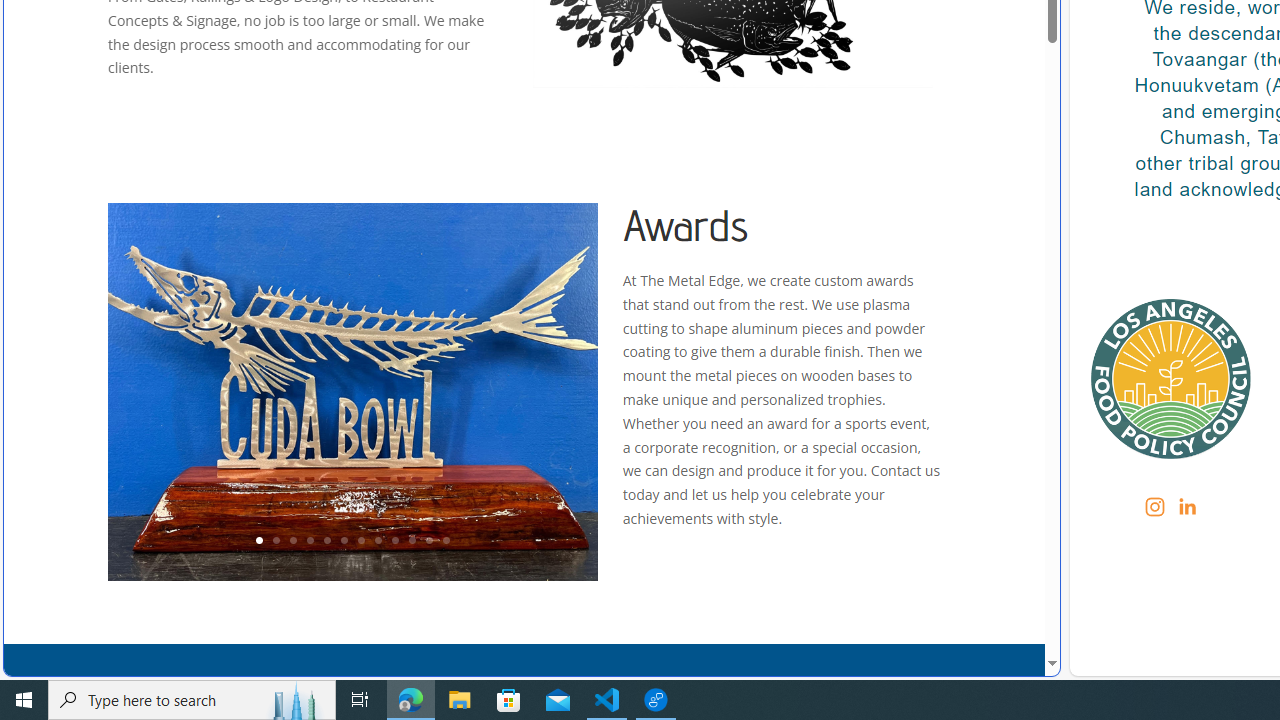  Describe the element at coordinates (427, 541) in the screenshot. I see `'11'` at that location.